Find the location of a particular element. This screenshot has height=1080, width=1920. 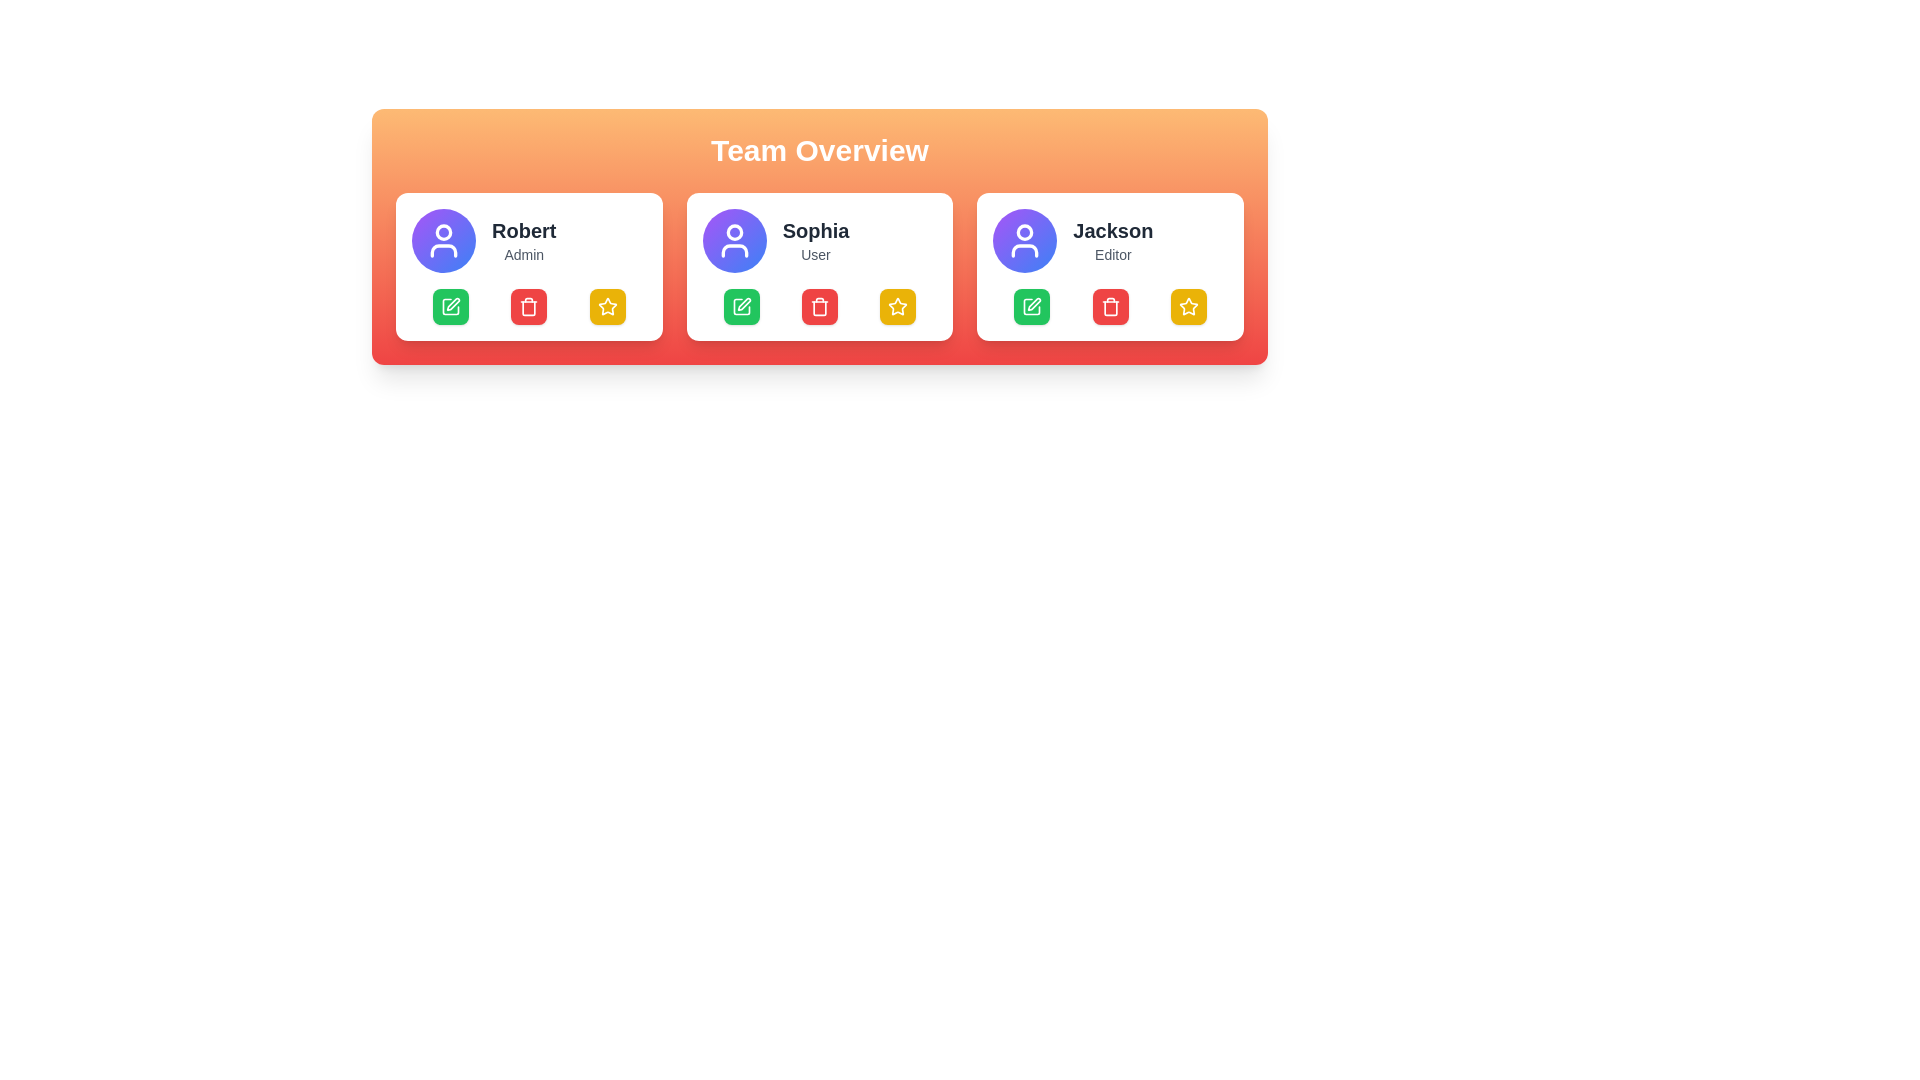

the Edit button located in the lower-left corner of the 'Jackson' card is located at coordinates (1032, 307).